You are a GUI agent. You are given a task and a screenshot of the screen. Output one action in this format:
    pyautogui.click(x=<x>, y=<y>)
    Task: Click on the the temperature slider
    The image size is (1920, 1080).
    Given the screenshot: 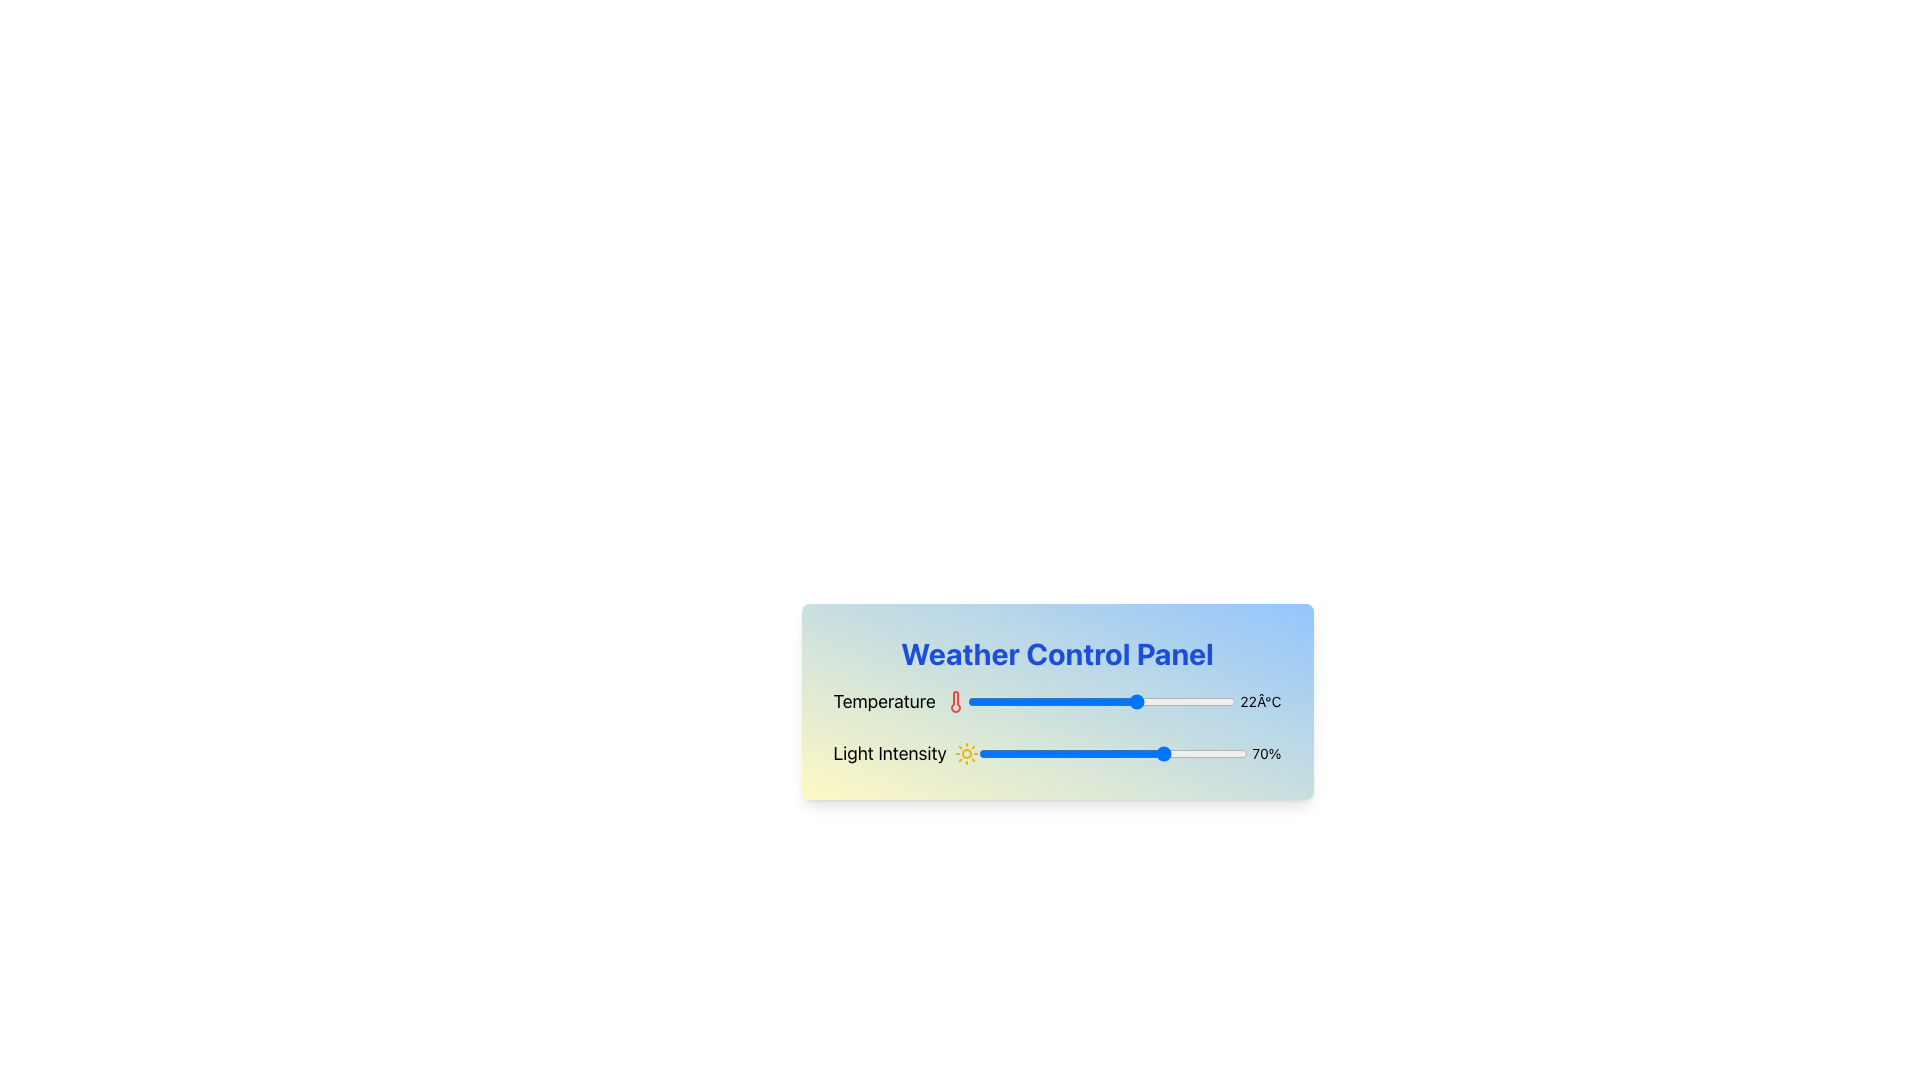 What is the action you would take?
    pyautogui.click(x=1117, y=701)
    